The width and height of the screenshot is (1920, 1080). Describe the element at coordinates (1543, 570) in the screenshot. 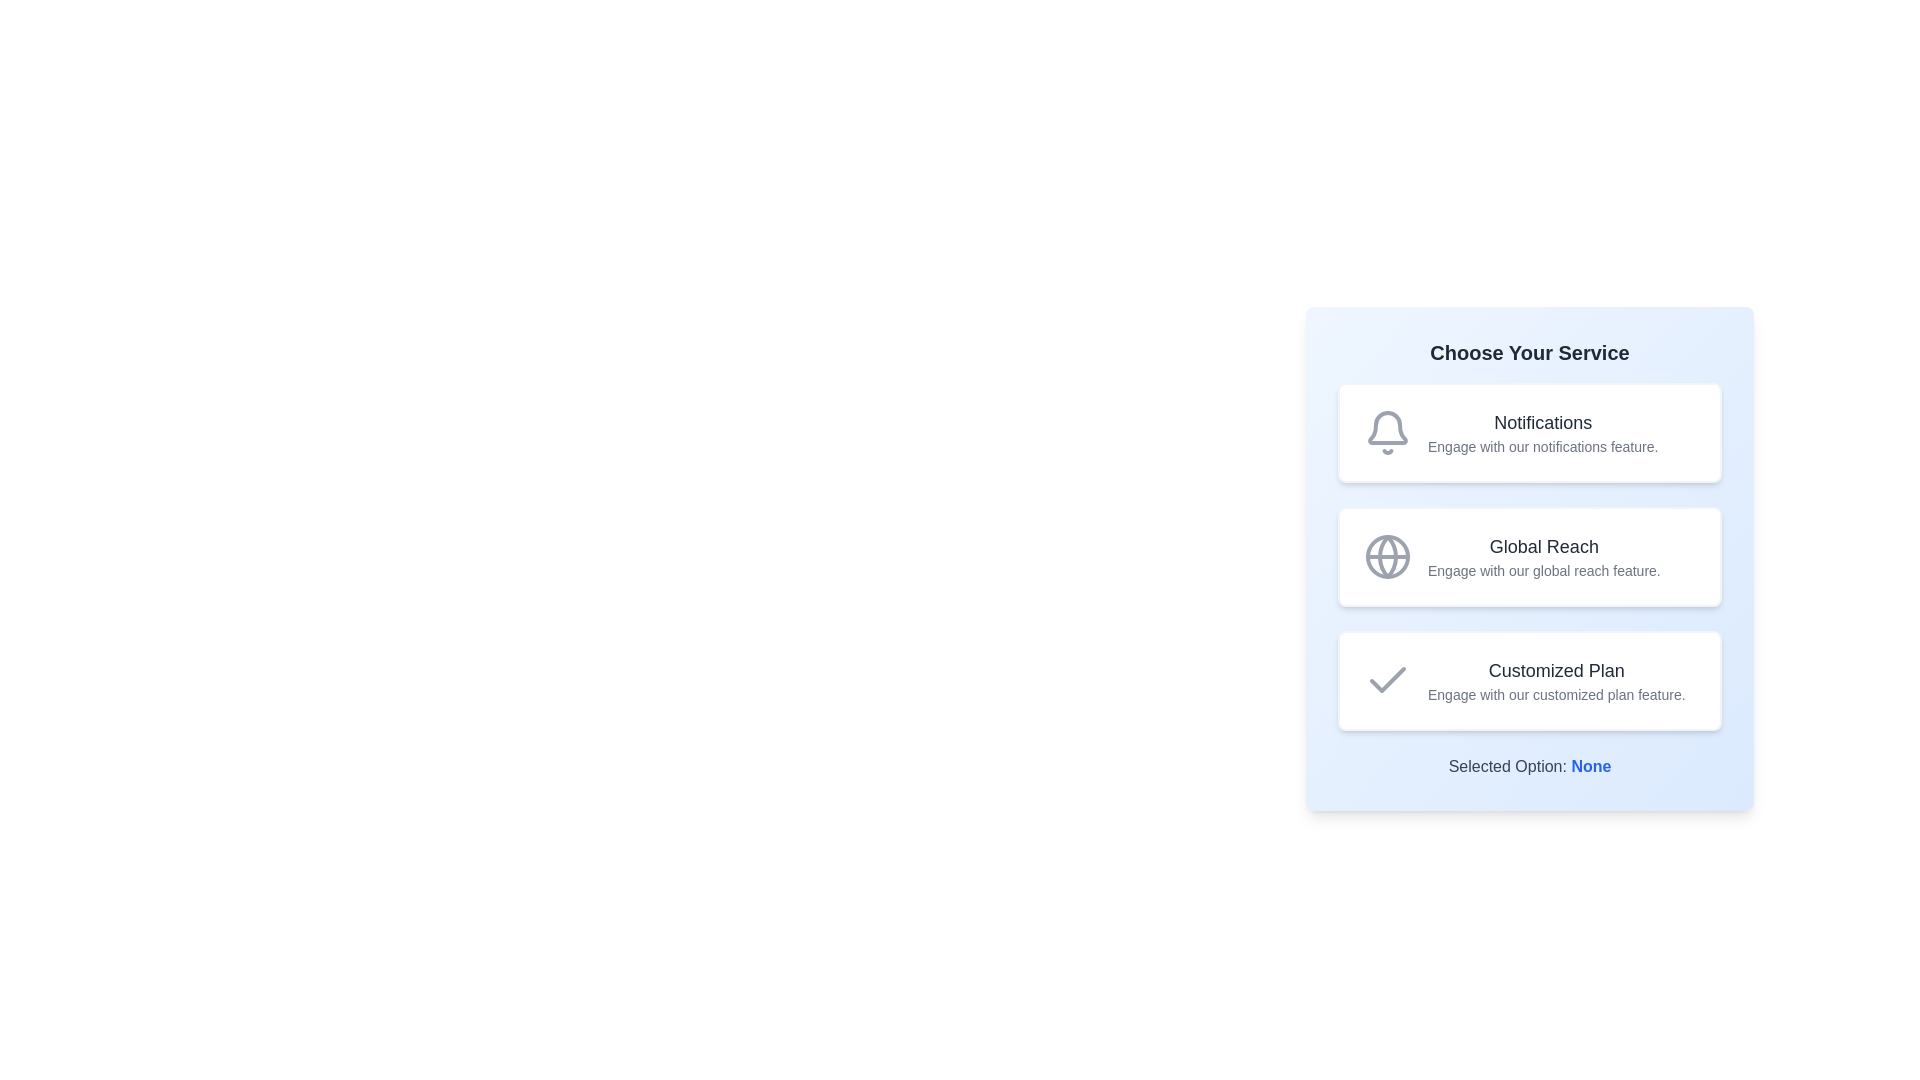

I see `the descriptive text element that provides additional information about the 'Global Reach' feature, which is located below the title 'Global Reach' and to the right of a globe icon` at that location.